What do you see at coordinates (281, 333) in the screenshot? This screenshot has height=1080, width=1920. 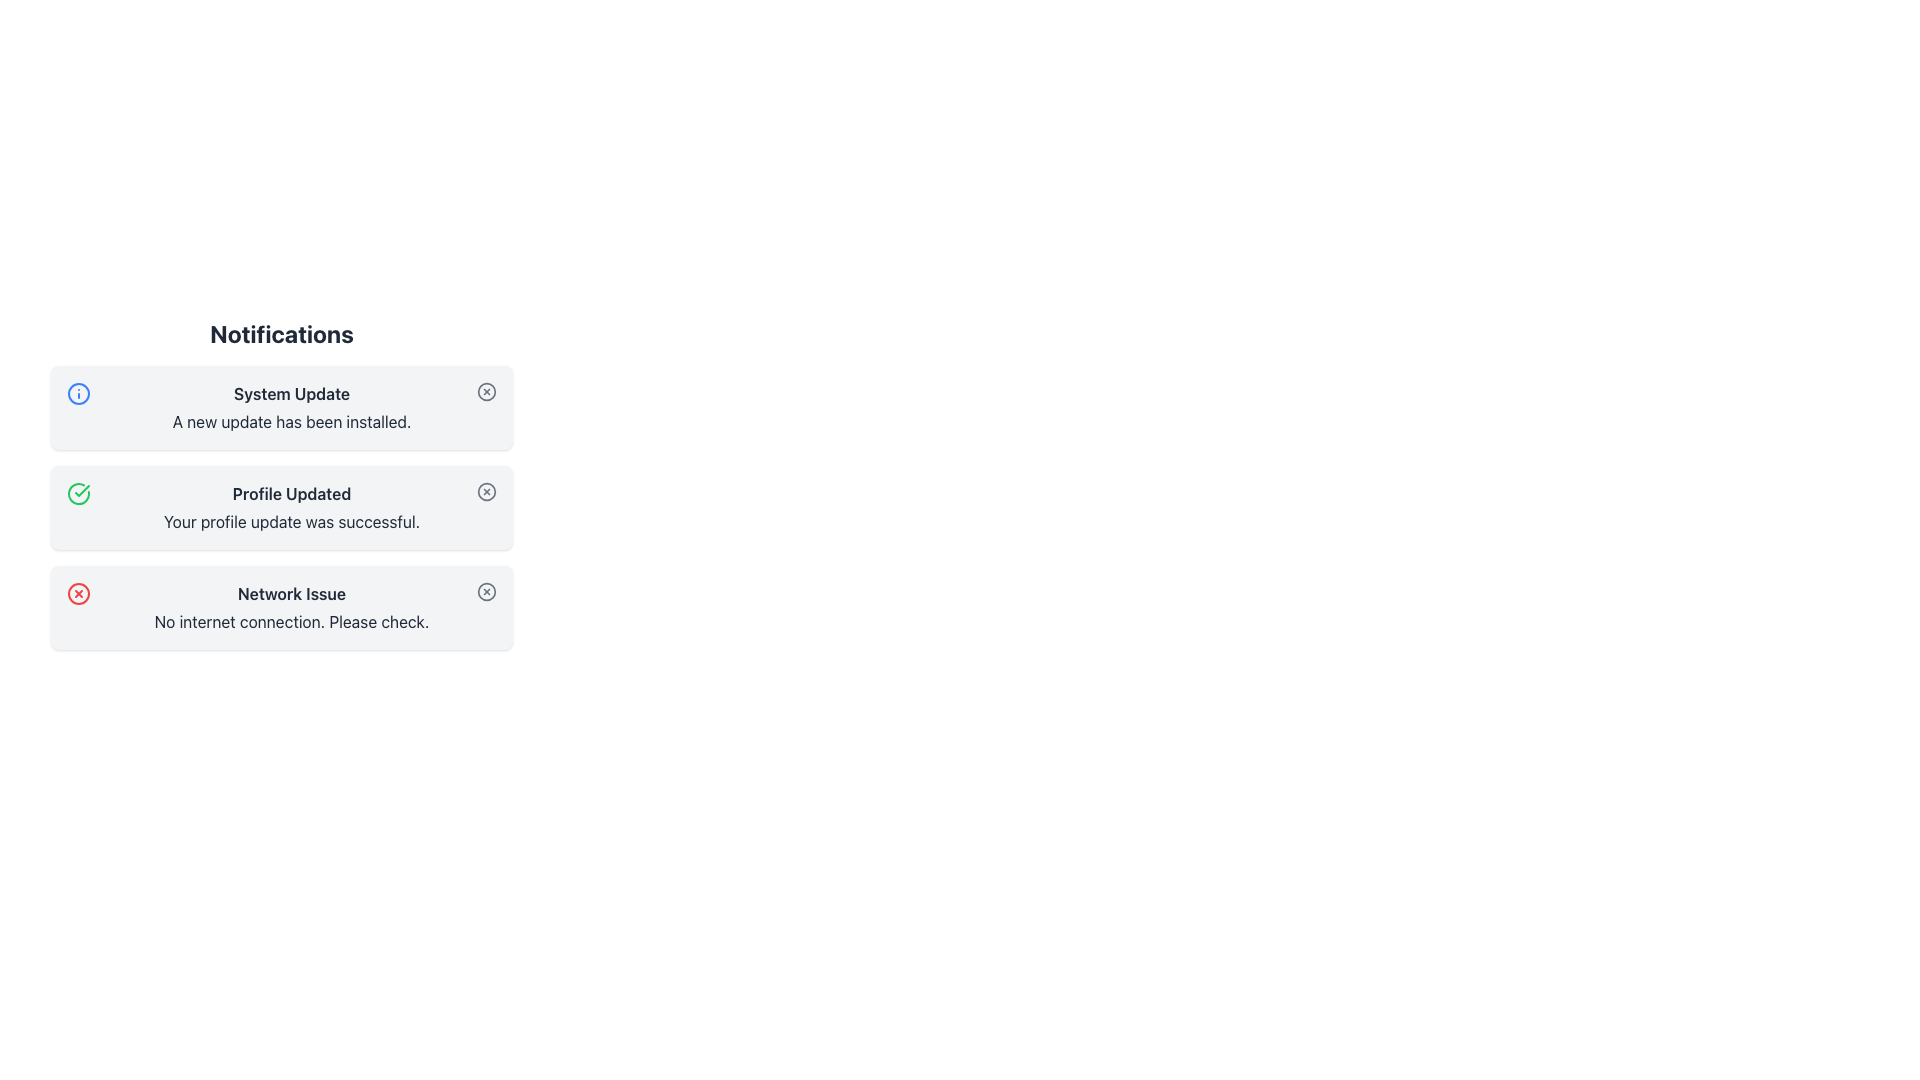 I see `the 'Notifications' title text label, which is bold, large, and positioned at the top of the notification section` at bounding box center [281, 333].